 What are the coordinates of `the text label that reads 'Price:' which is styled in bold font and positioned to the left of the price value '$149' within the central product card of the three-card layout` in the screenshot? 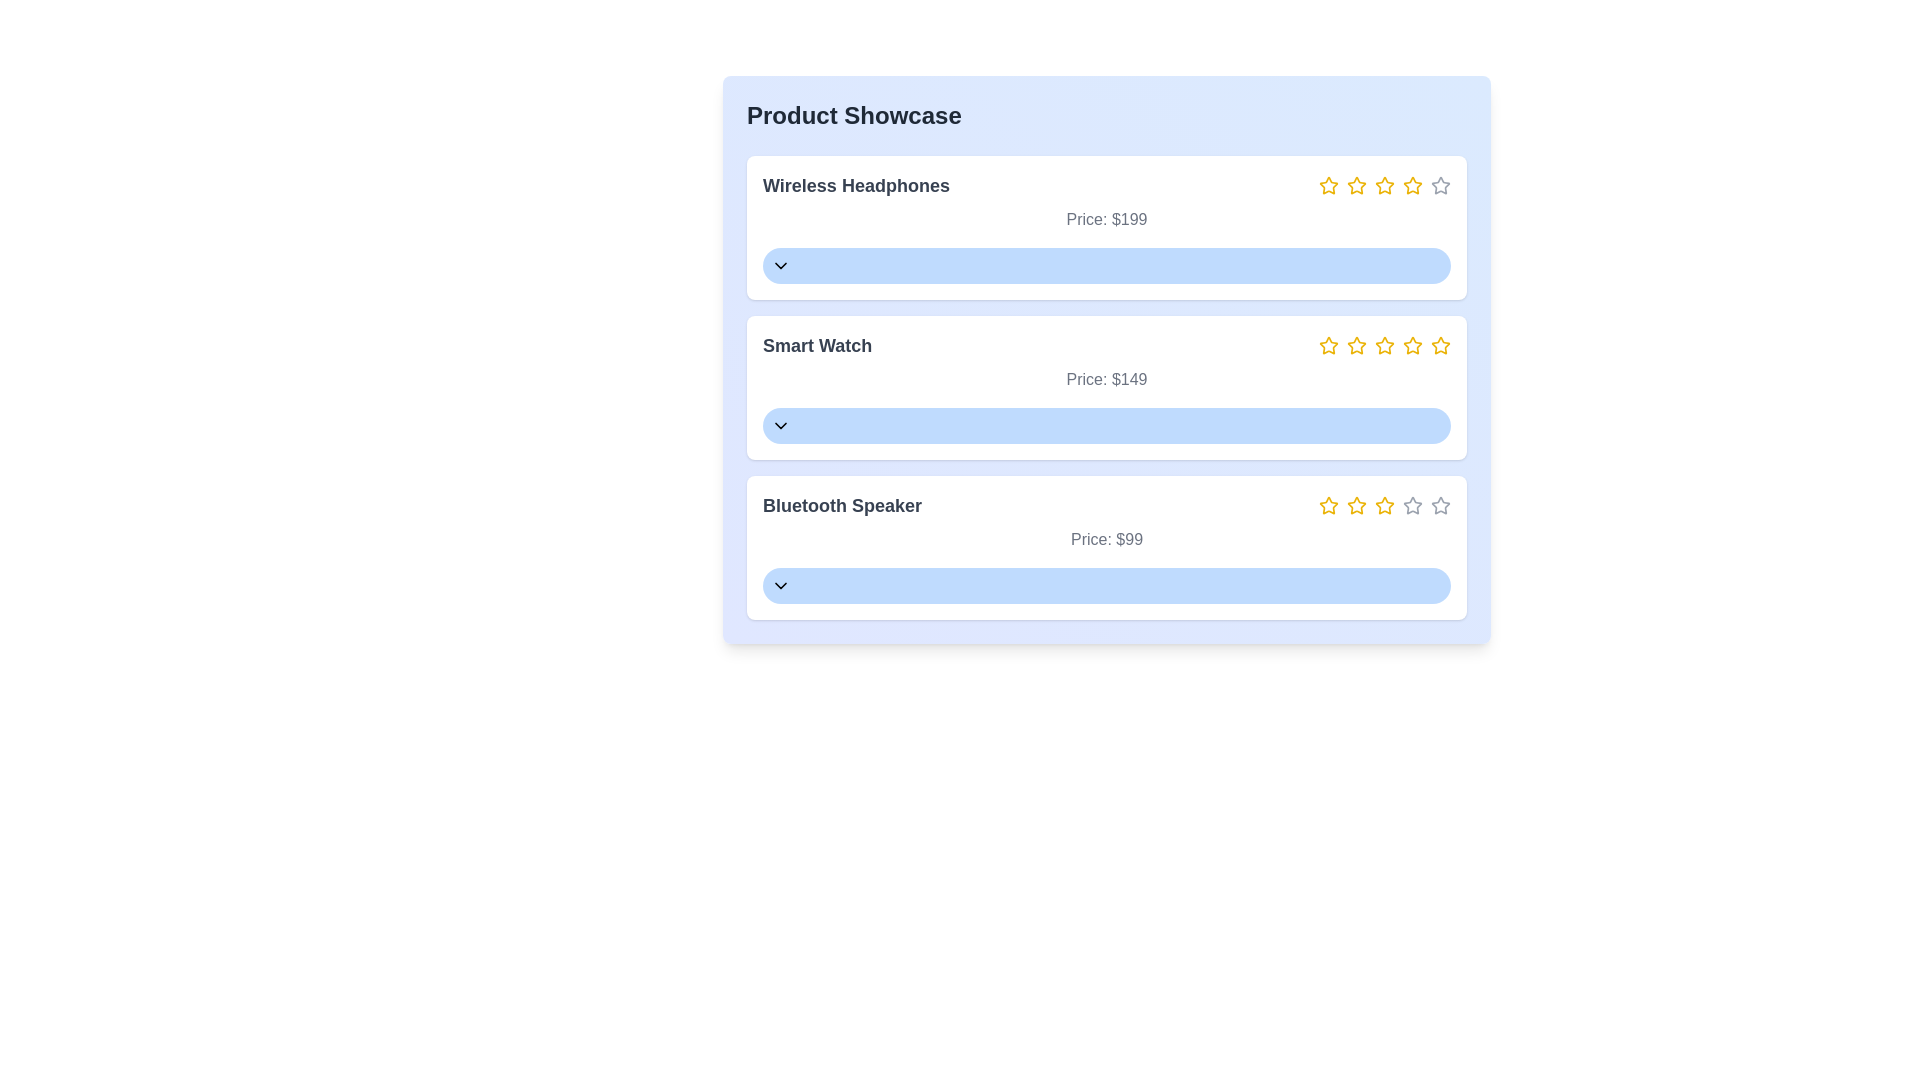 It's located at (1085, 379).